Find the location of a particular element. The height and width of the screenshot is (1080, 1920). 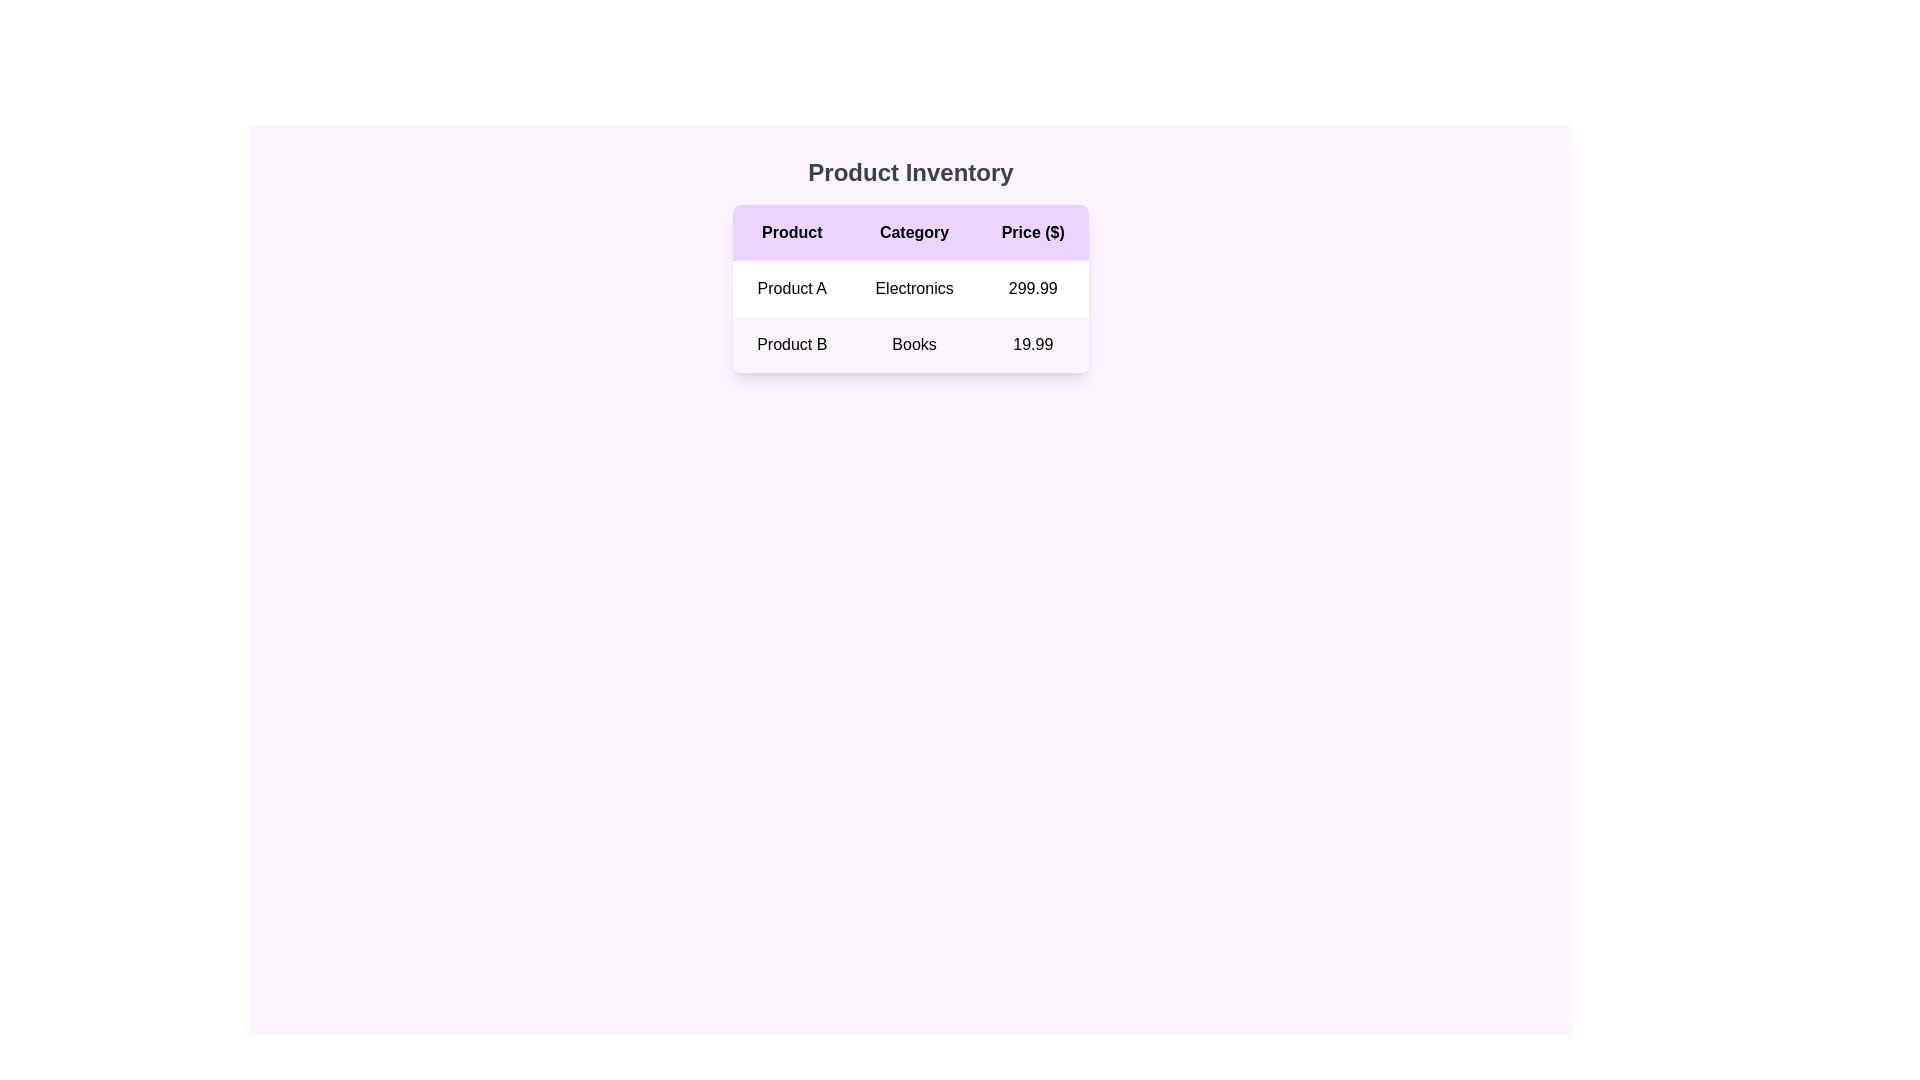

label of the table header labeled 'Price ($)' which is the rightmost header in the table is located at coordinates (1033, 231).